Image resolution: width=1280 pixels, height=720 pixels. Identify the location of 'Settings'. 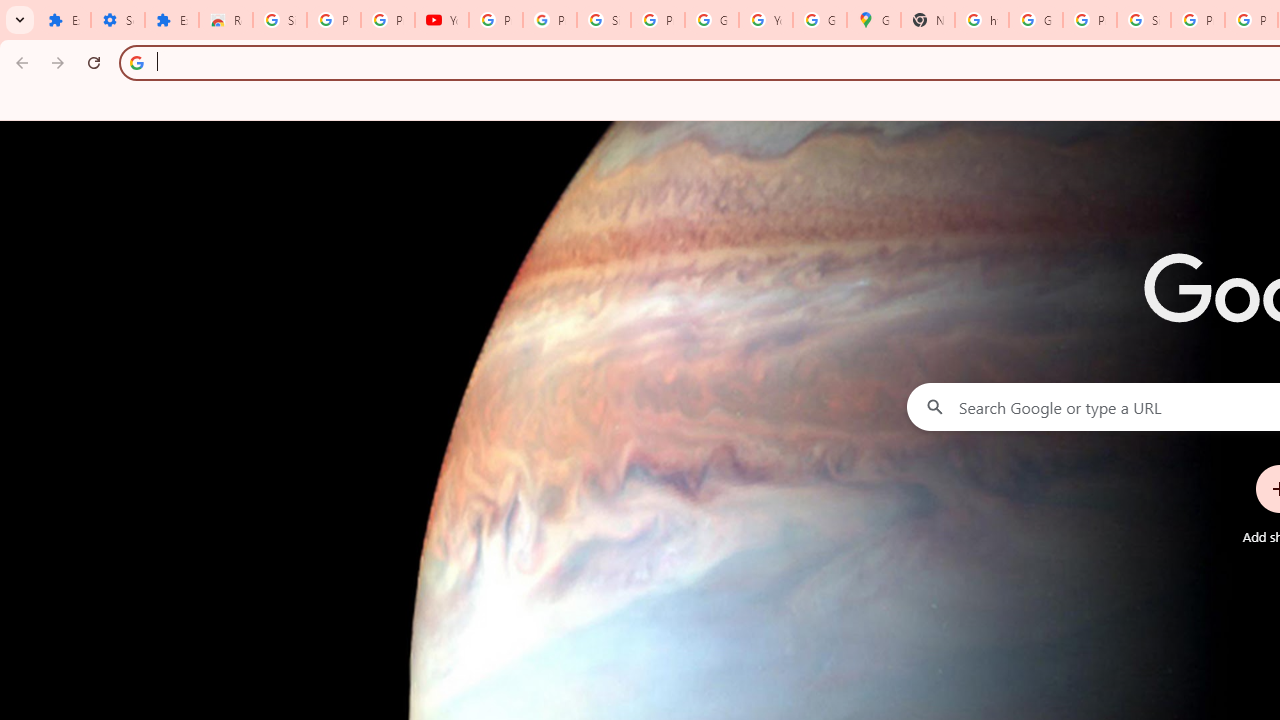
(116, 20).